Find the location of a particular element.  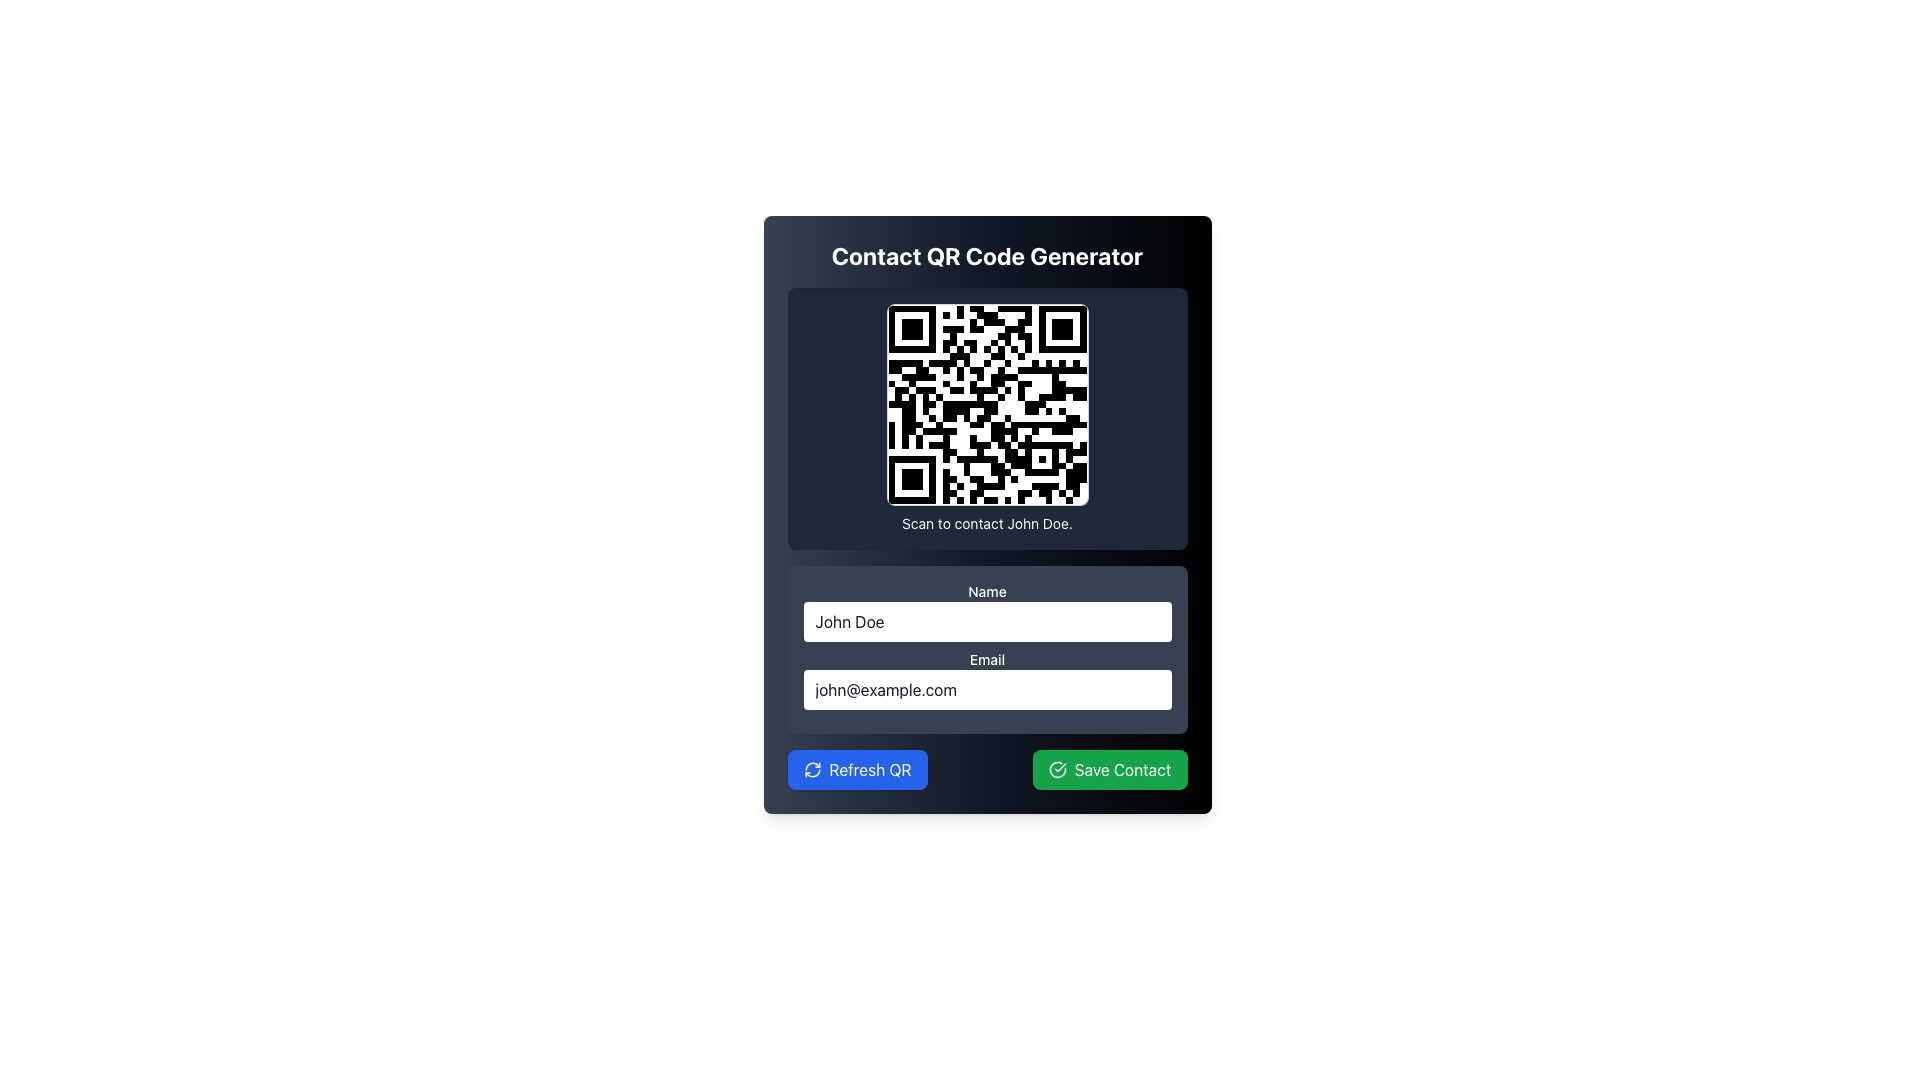

the visual style of the refresh icon located within the 'Refresh QR' button at the bottom-left section of the user interface is located at coordinates (812, 769).